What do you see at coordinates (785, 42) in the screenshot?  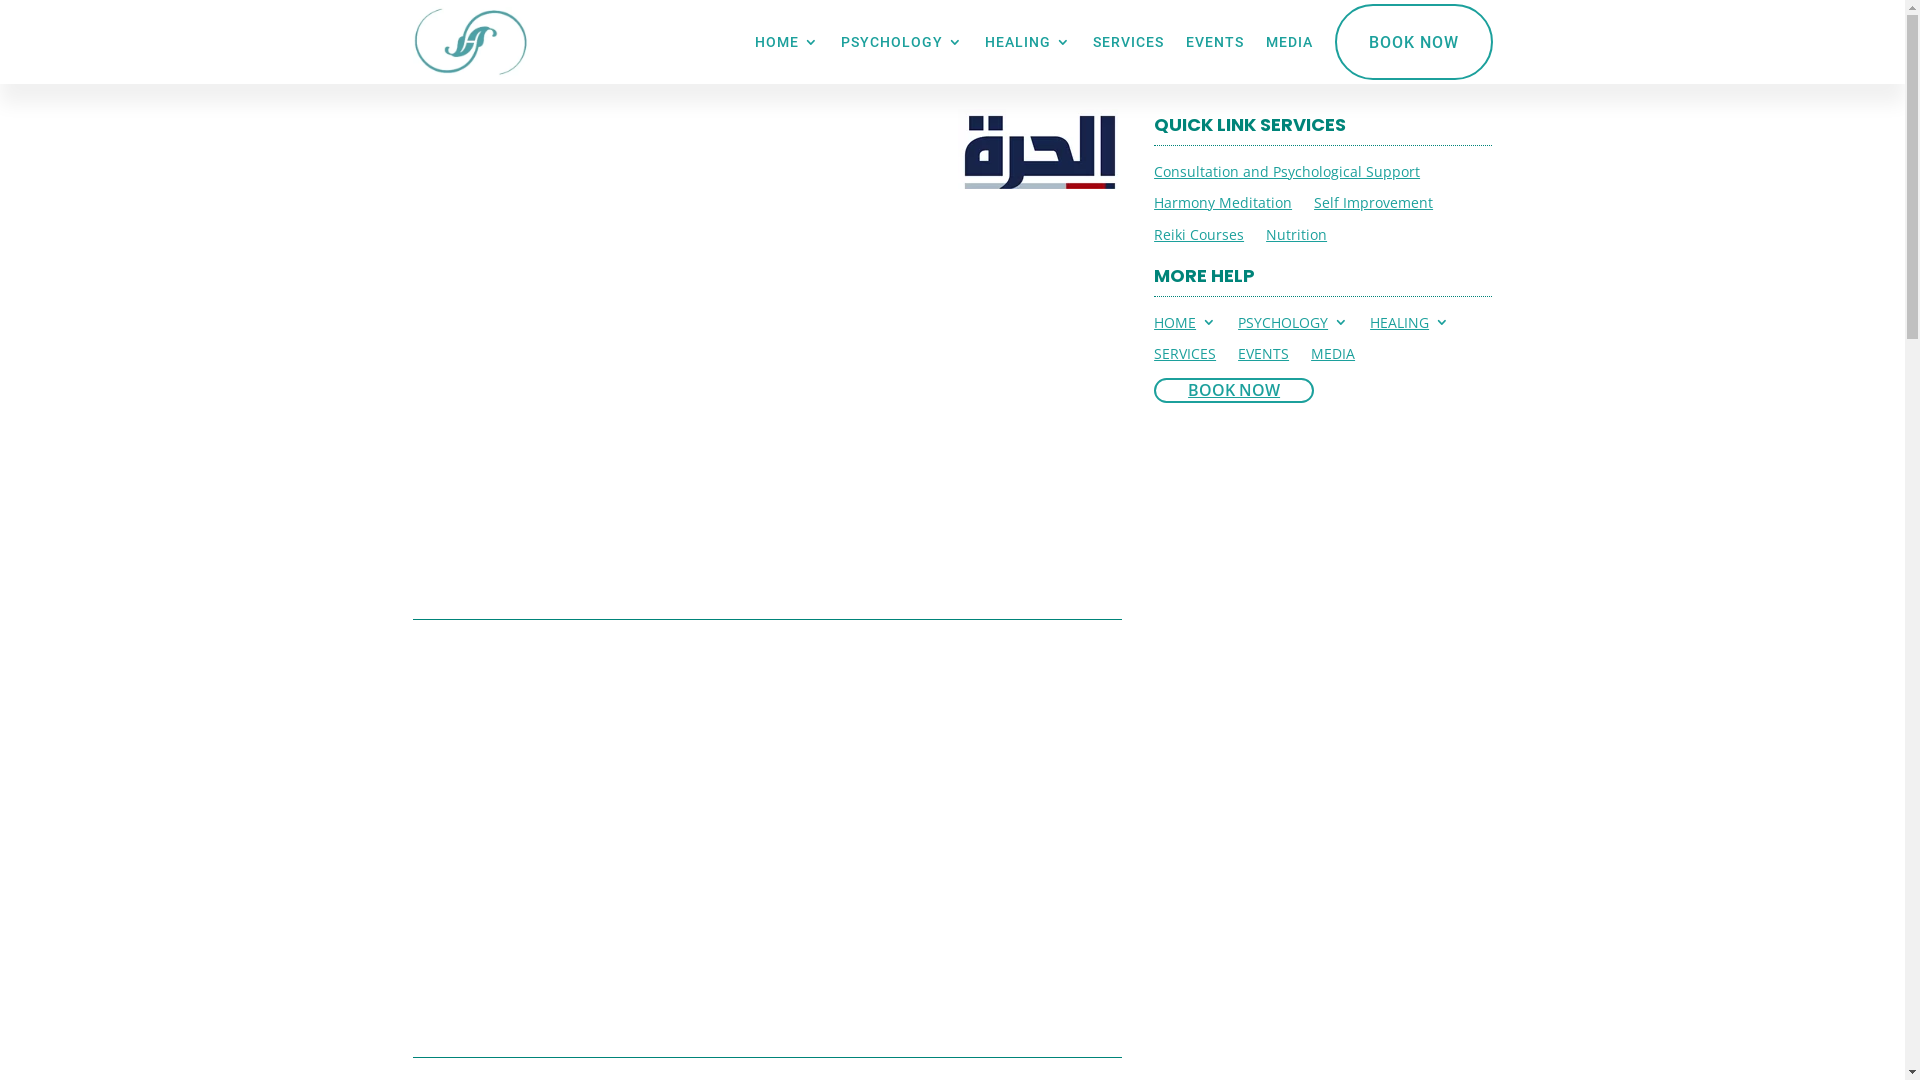 I see `'HOME'` at bounding box center [785, 42].